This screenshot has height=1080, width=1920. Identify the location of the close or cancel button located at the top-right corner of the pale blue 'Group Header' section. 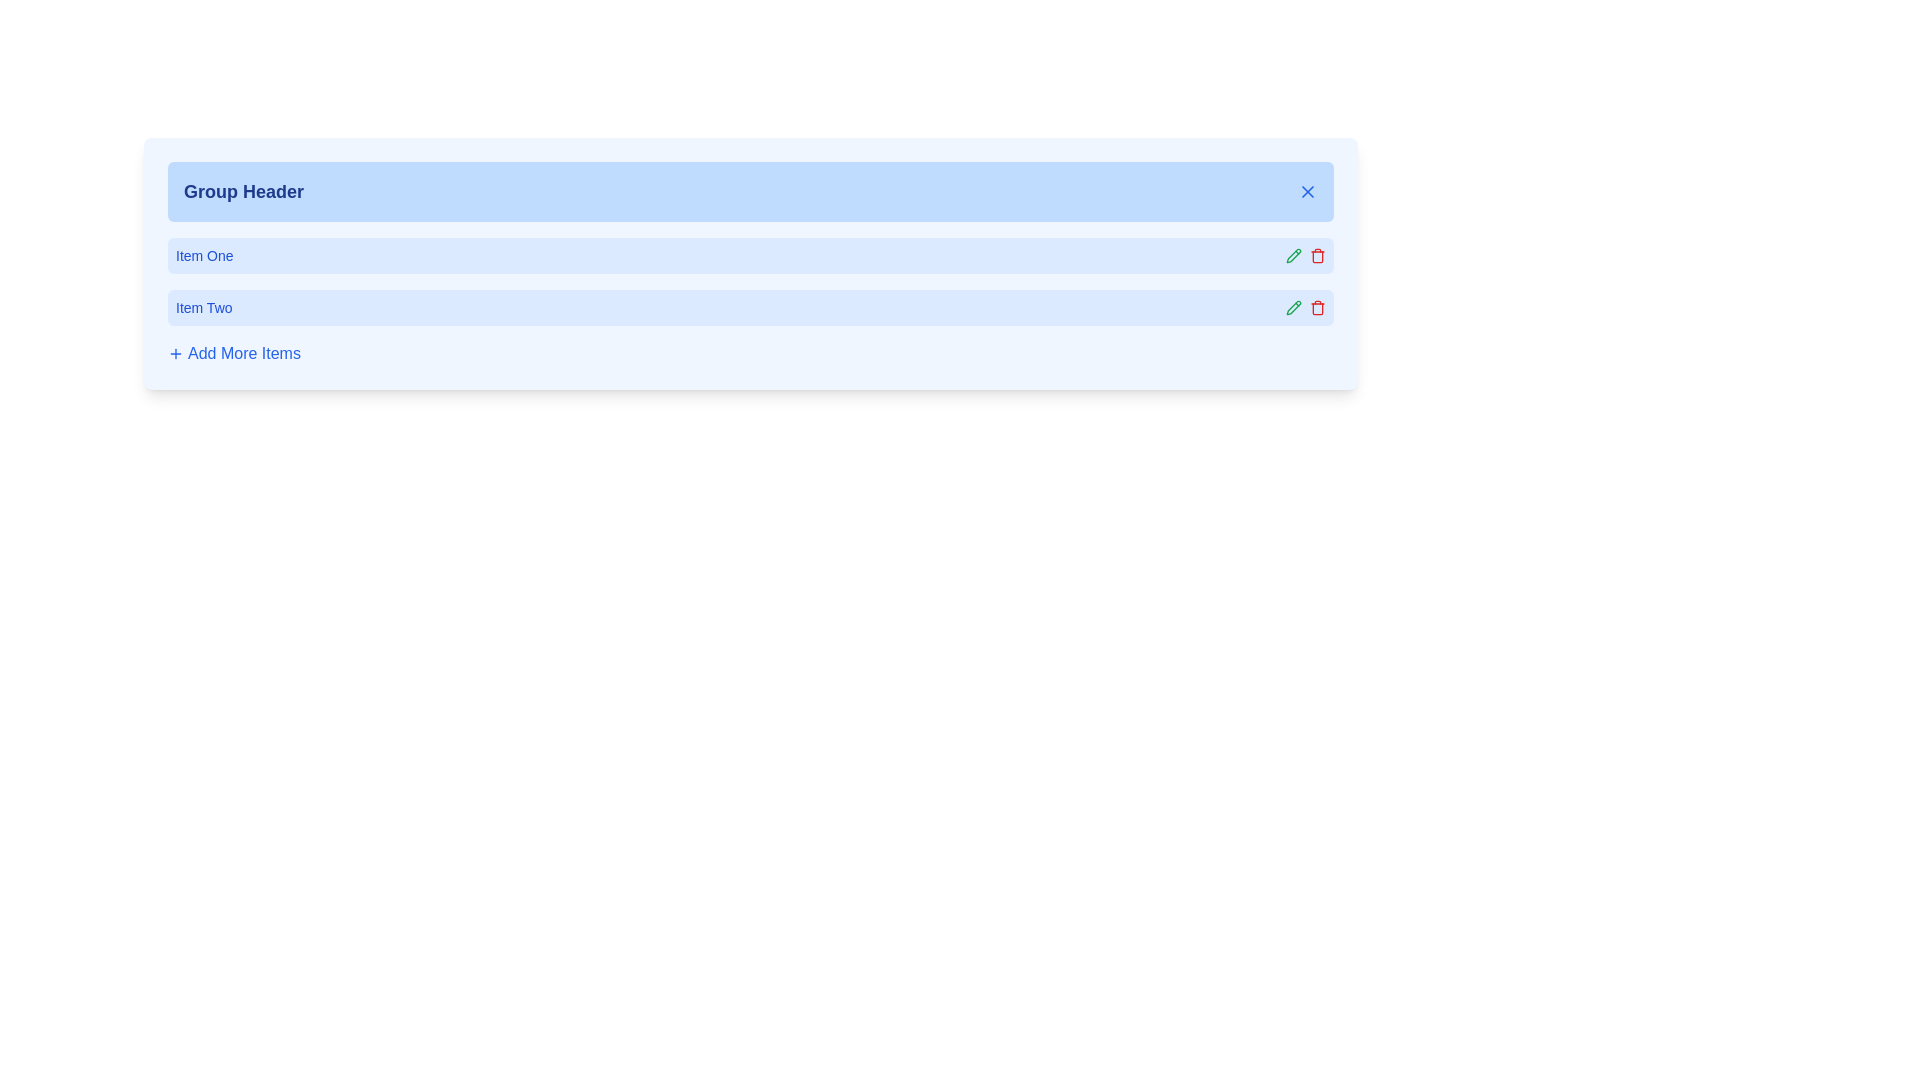
(1308, 192).